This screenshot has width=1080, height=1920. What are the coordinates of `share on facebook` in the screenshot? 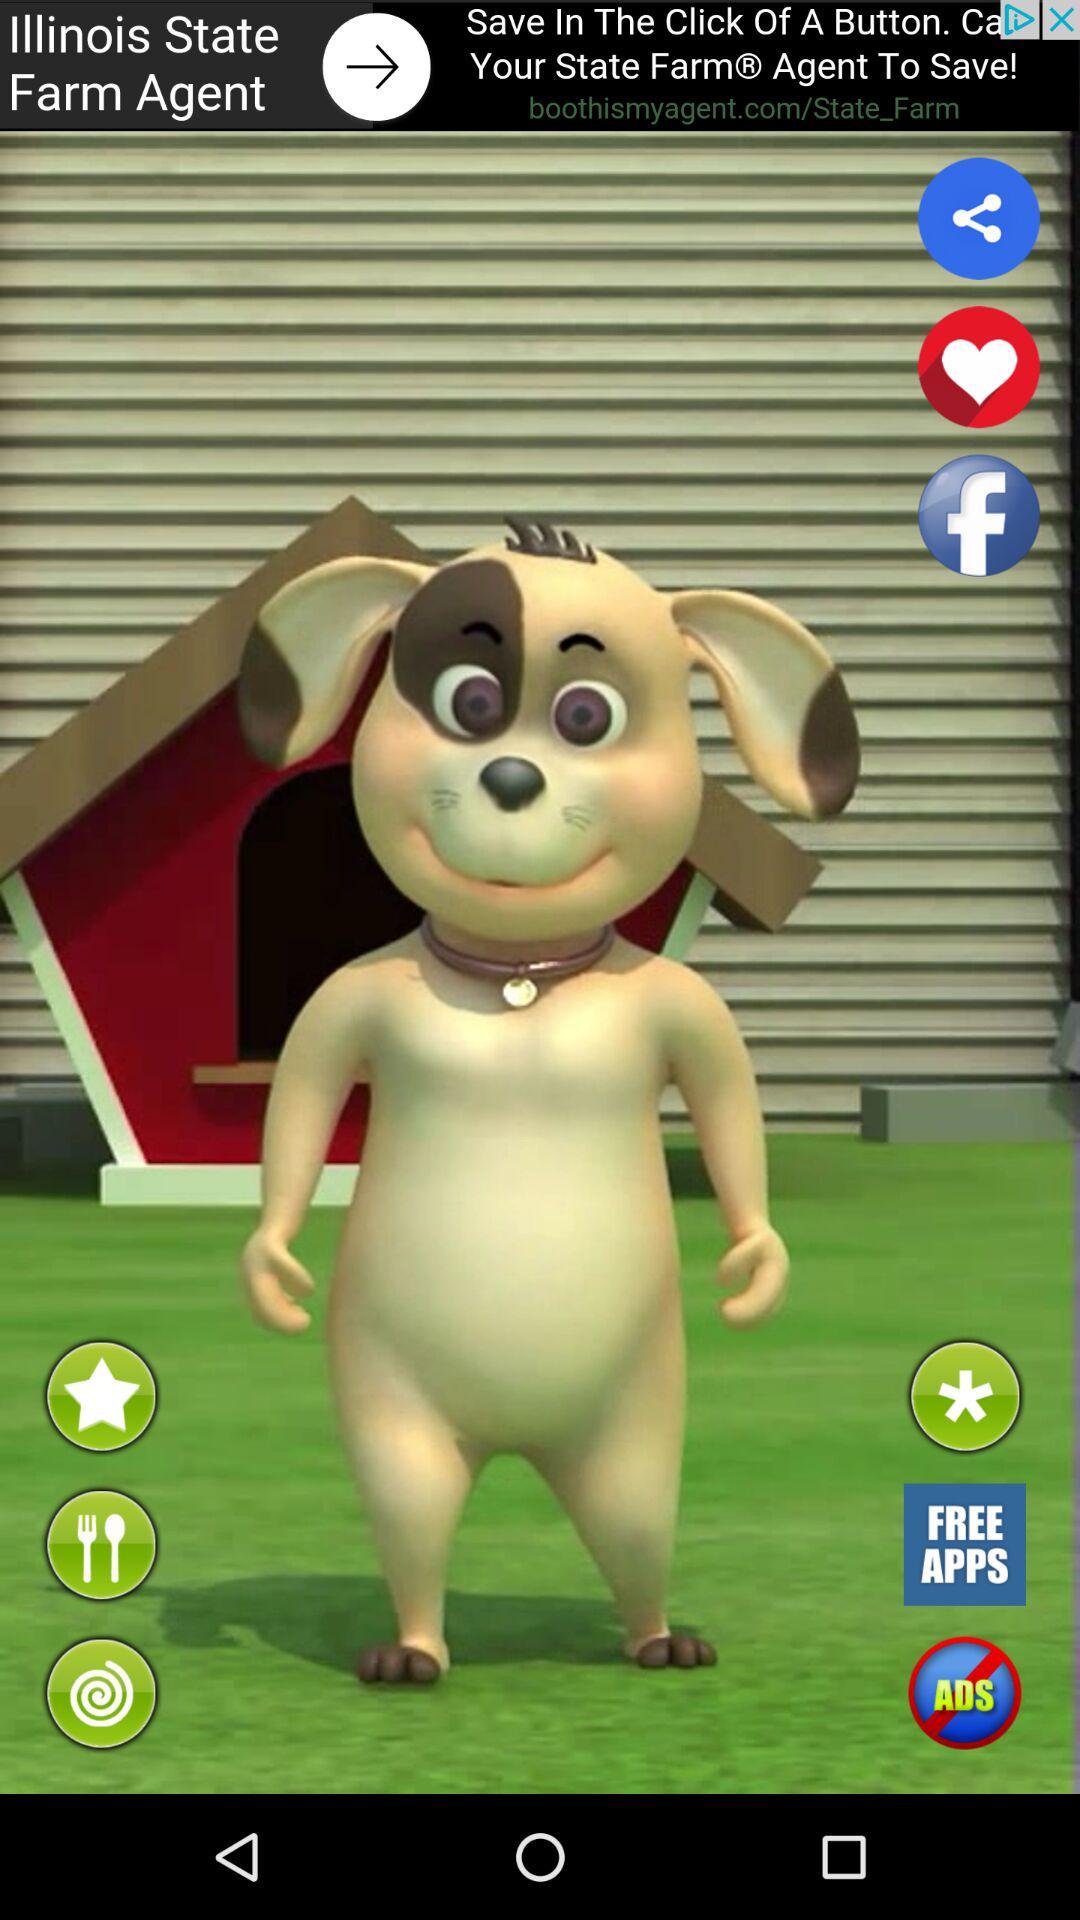 It's located at (978, 515).